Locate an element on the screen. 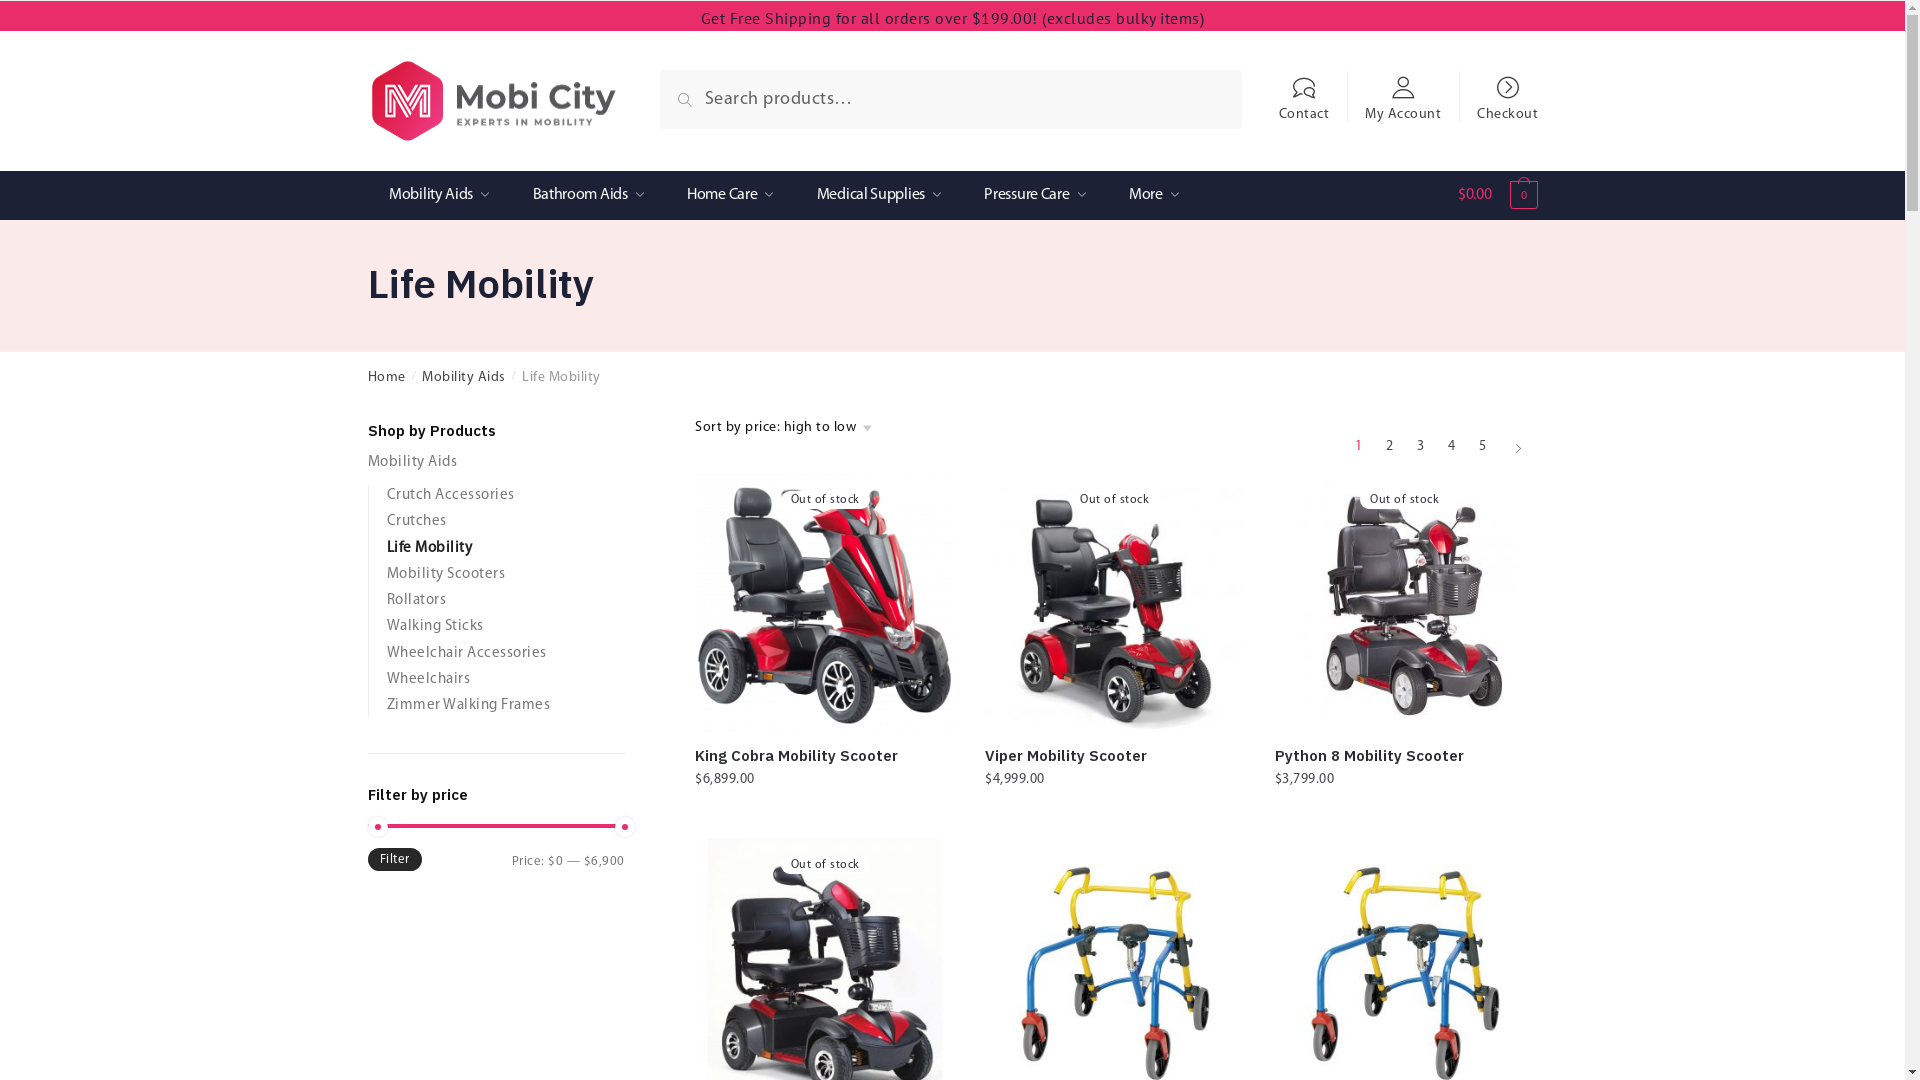  'Home' is located at coordinates (387, 377).